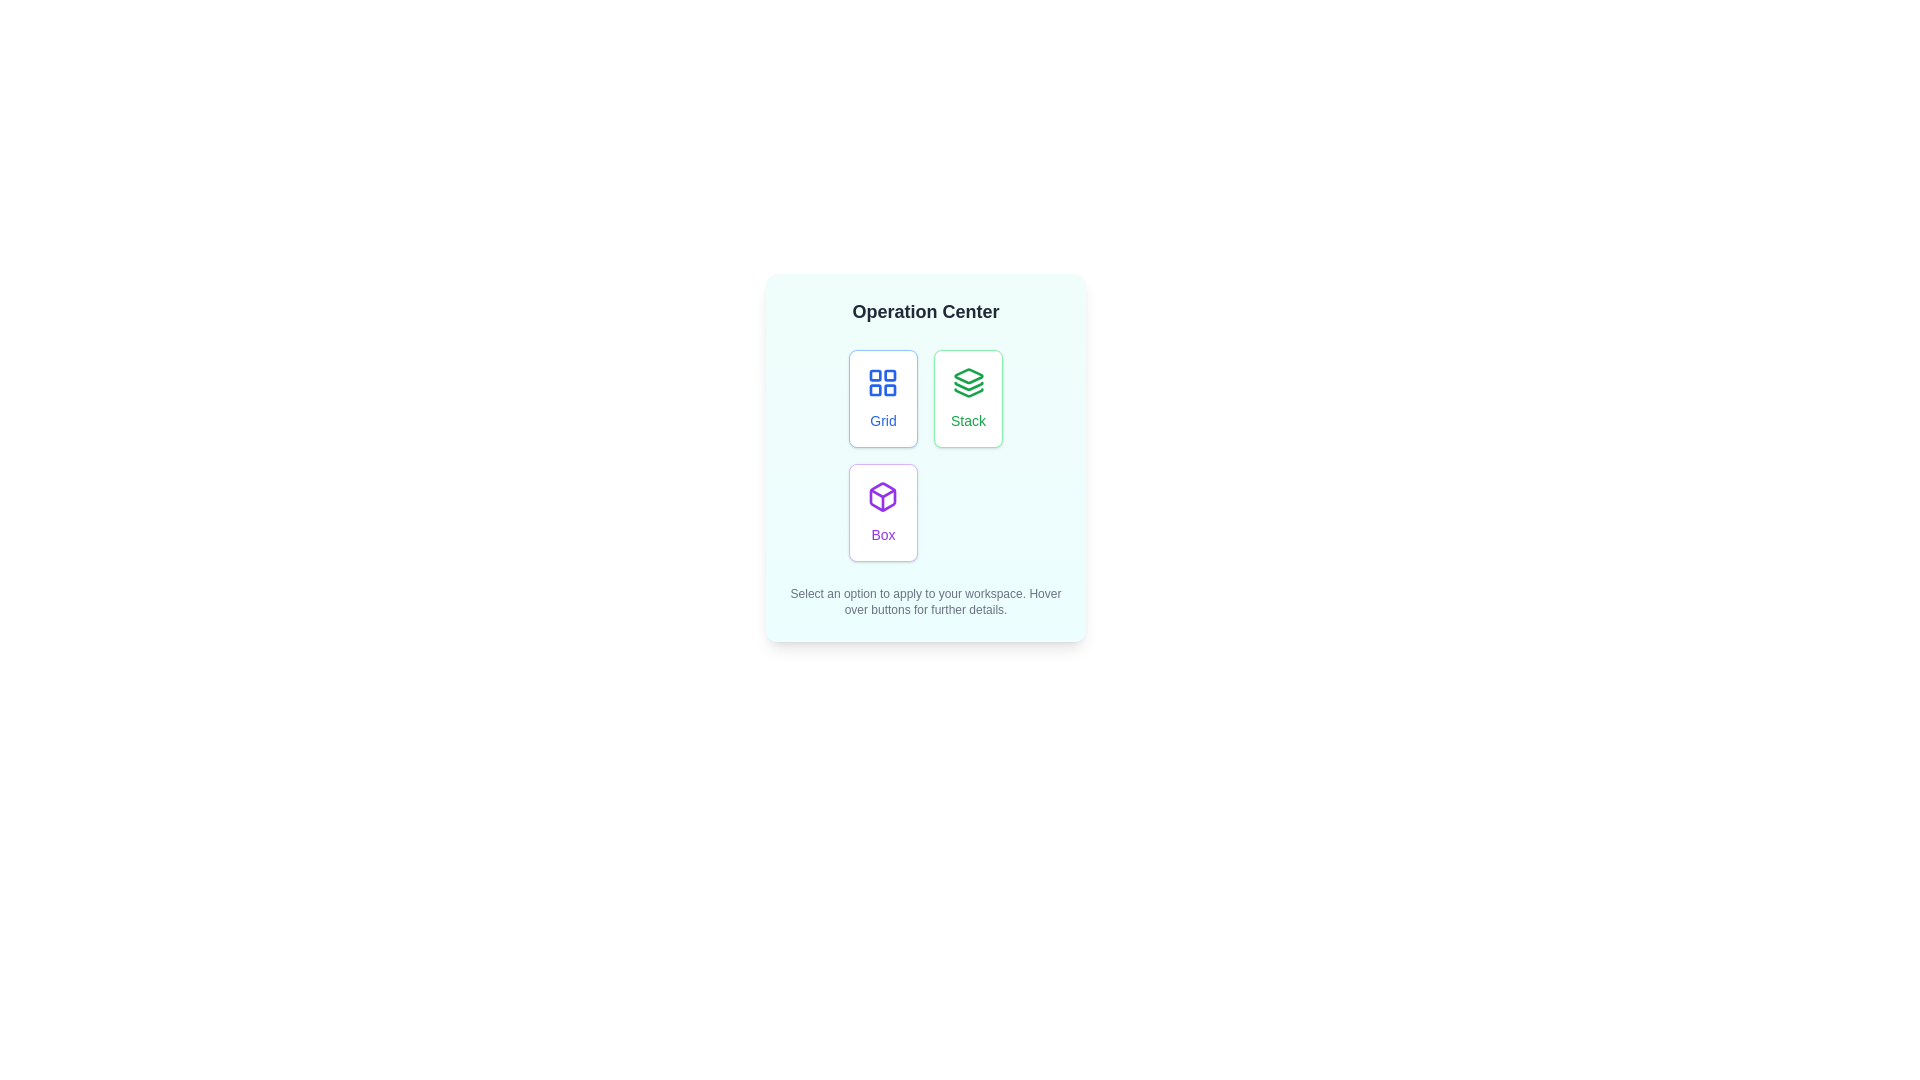 Image resolution: width=1920 pixels, height=1080 pixels. I want to click on the blue-colored grid icon, which is part of the 'Grid' button located in the top-left corner of the 'Operation Center' section, so click(882, 382).